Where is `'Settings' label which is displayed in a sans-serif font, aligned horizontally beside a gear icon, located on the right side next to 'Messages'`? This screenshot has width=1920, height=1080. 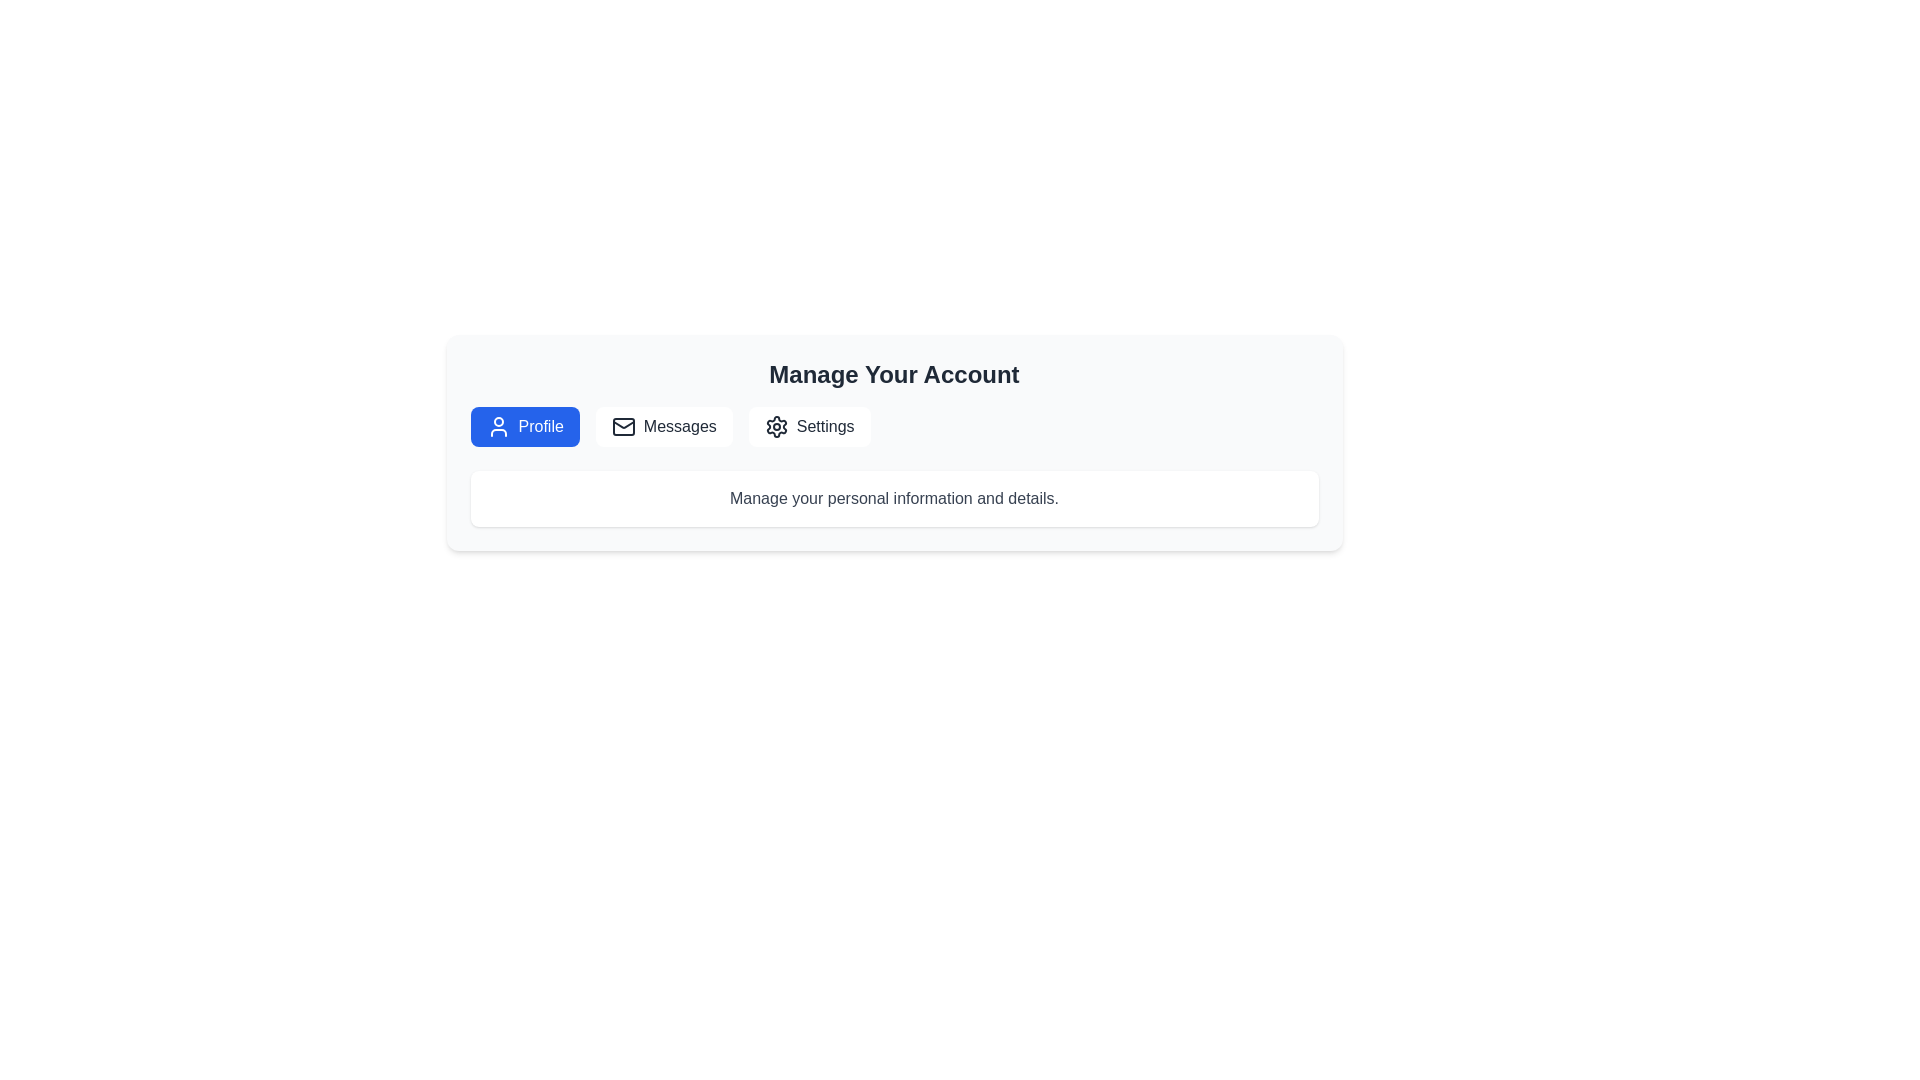 'Settings' label which is displayed in a sans-serif font, aligned horizontally beside a gear icon, located on the right side next to 'Messages' is located at coordinates (825, 426).